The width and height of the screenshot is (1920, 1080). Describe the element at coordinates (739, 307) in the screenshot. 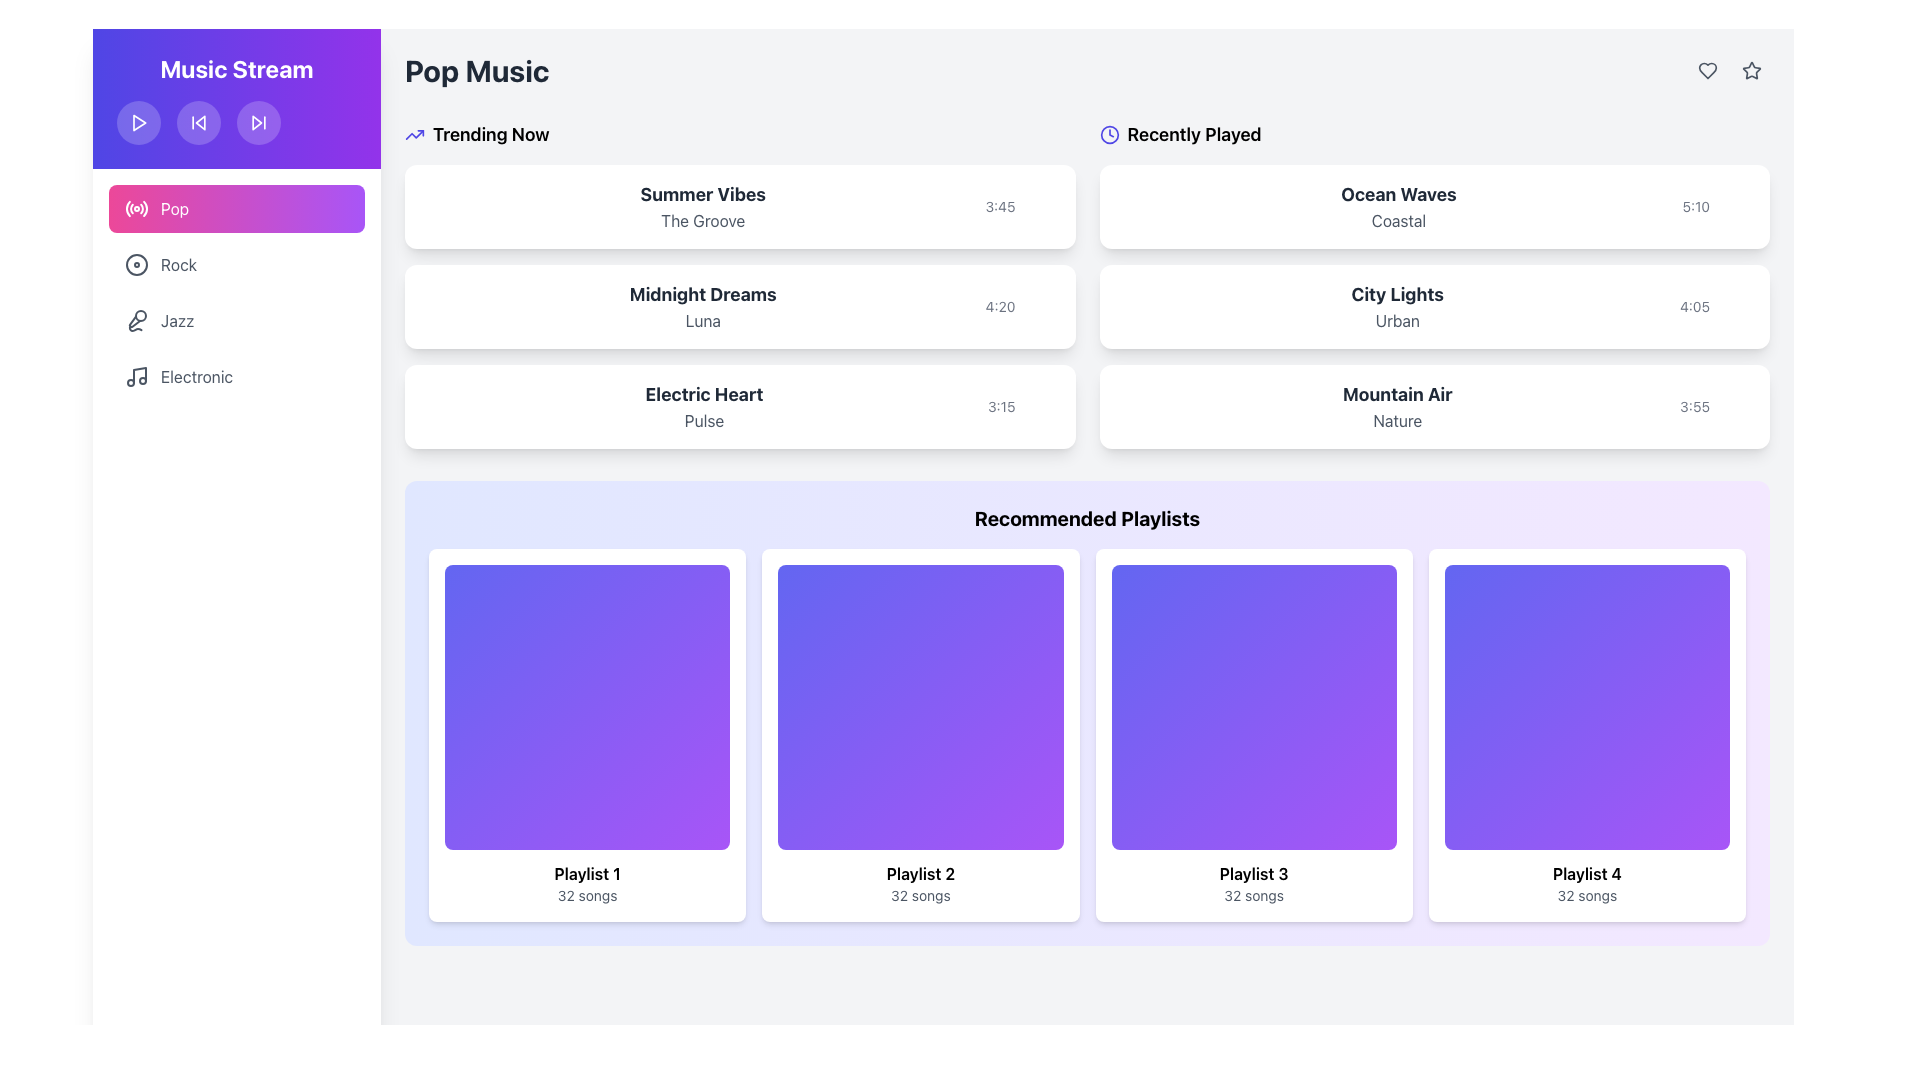

I see `the clickable list item titled 'Midnight Dreams'` at that location.